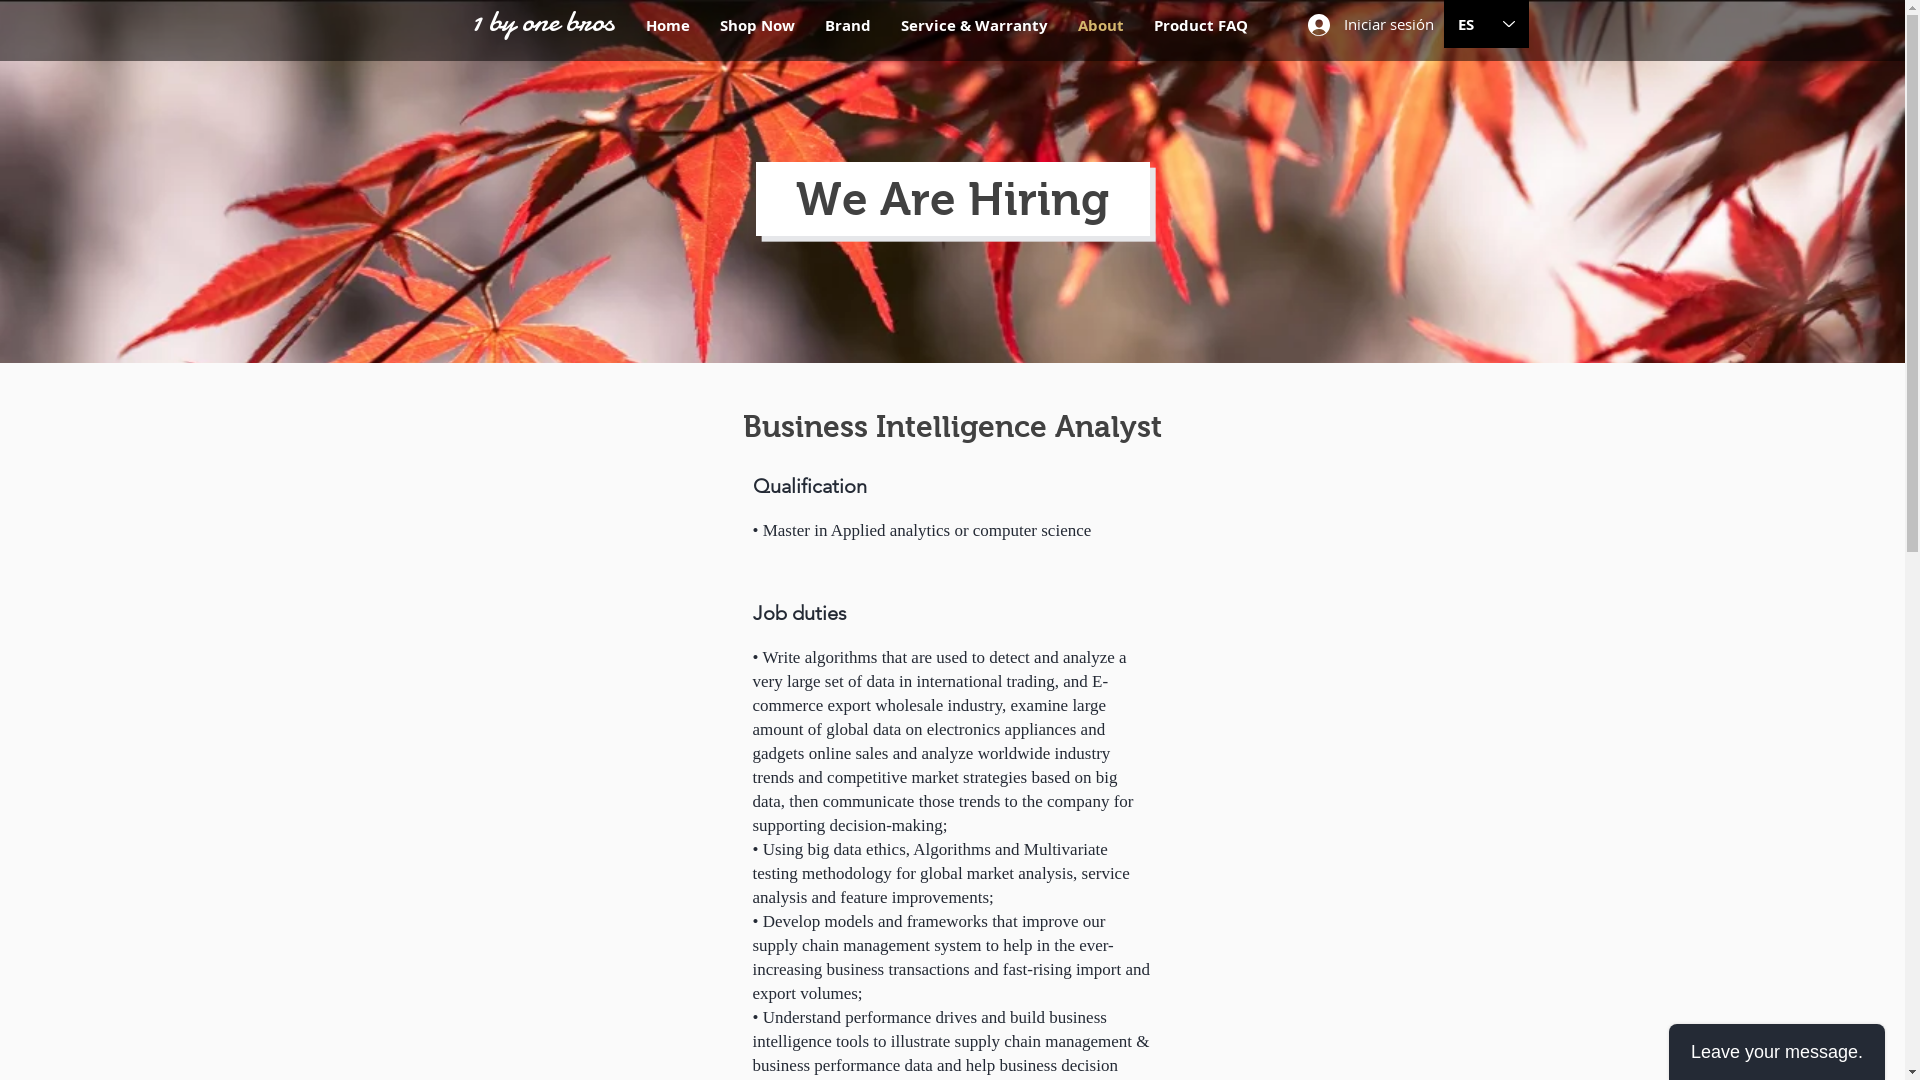  I want to click on 'Service & Warranty', so click(974, 26).